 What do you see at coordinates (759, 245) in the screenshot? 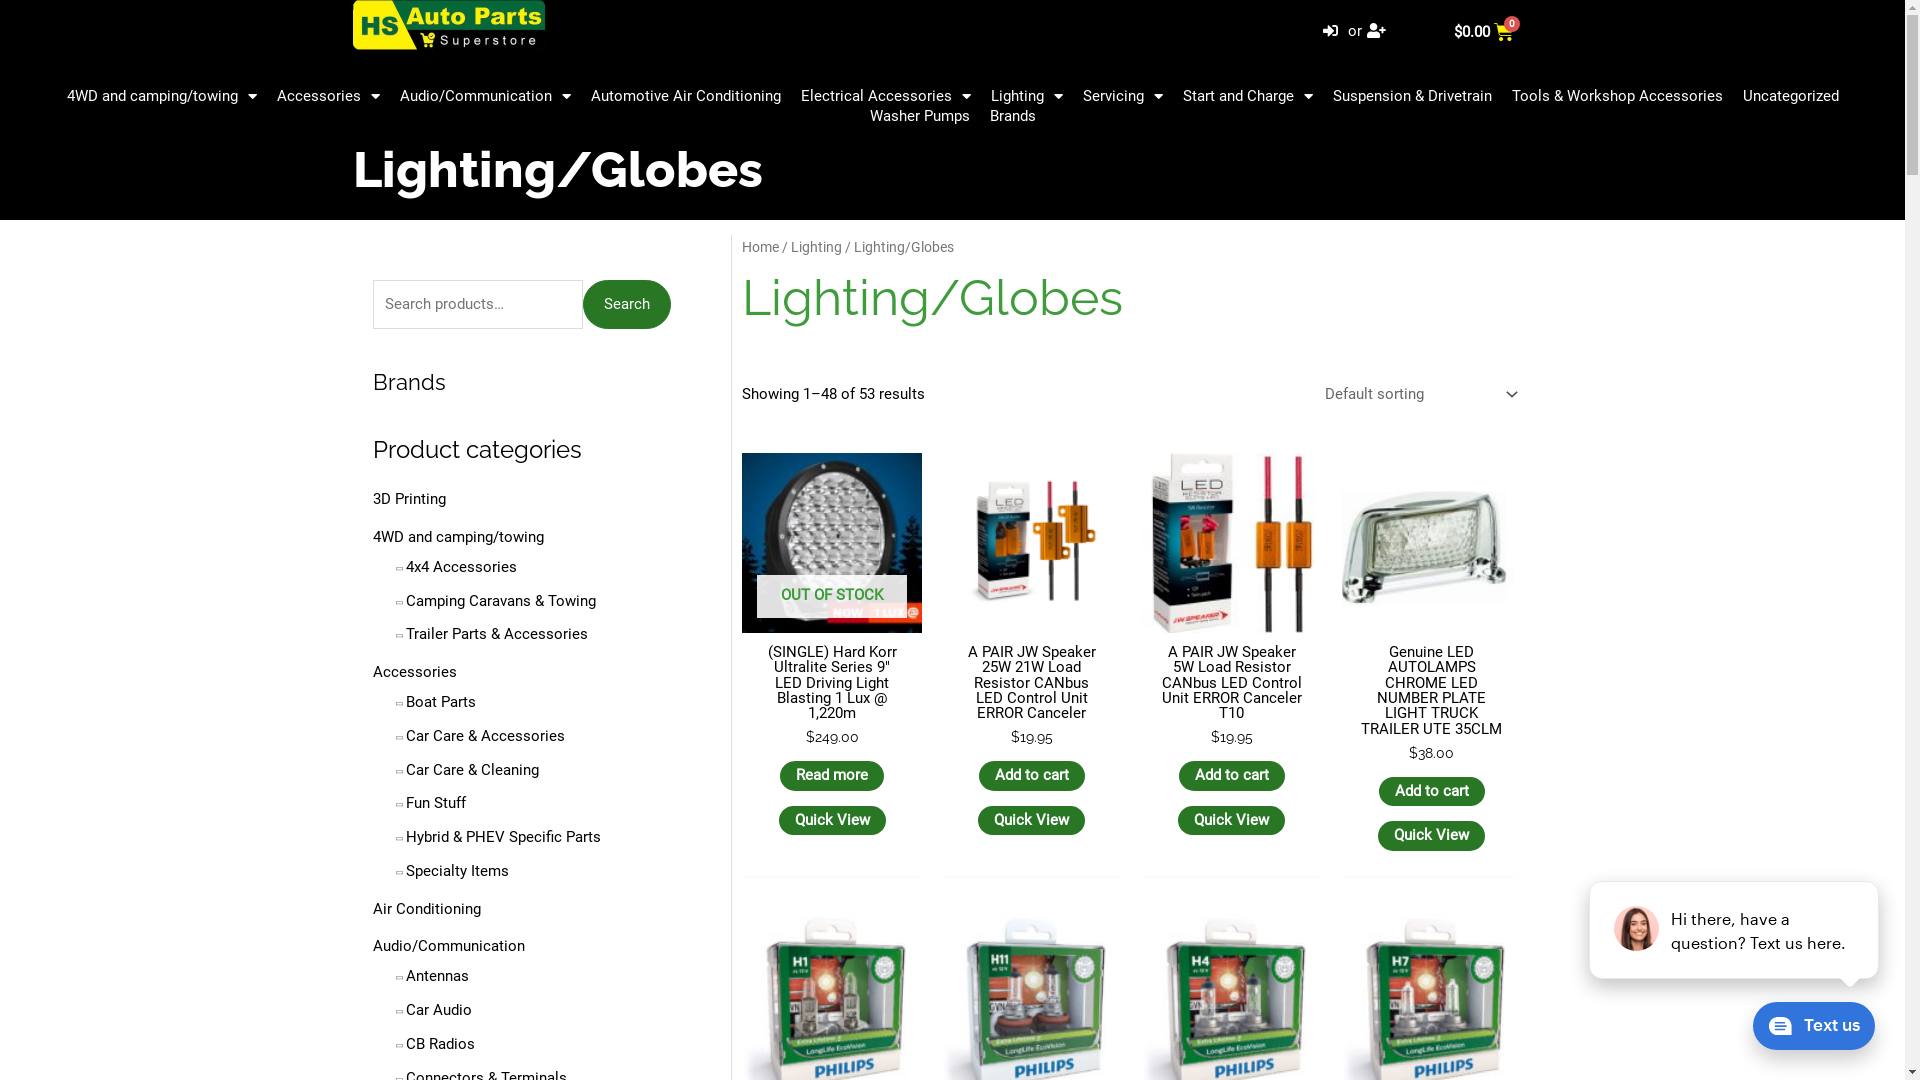
I see `'Home'` at bounding box center [759, 245].